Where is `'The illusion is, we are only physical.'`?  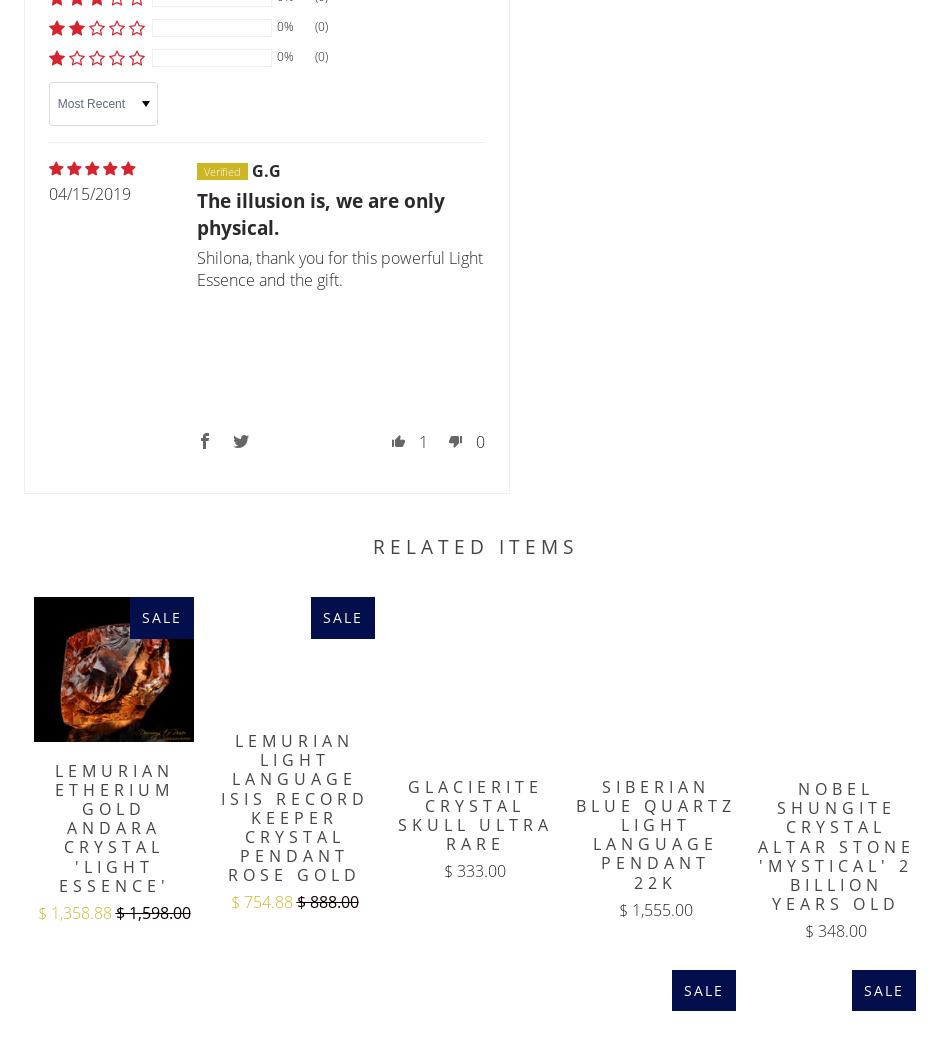
'The illusion is, we are only physical.' is located at coordinates (318, 212).